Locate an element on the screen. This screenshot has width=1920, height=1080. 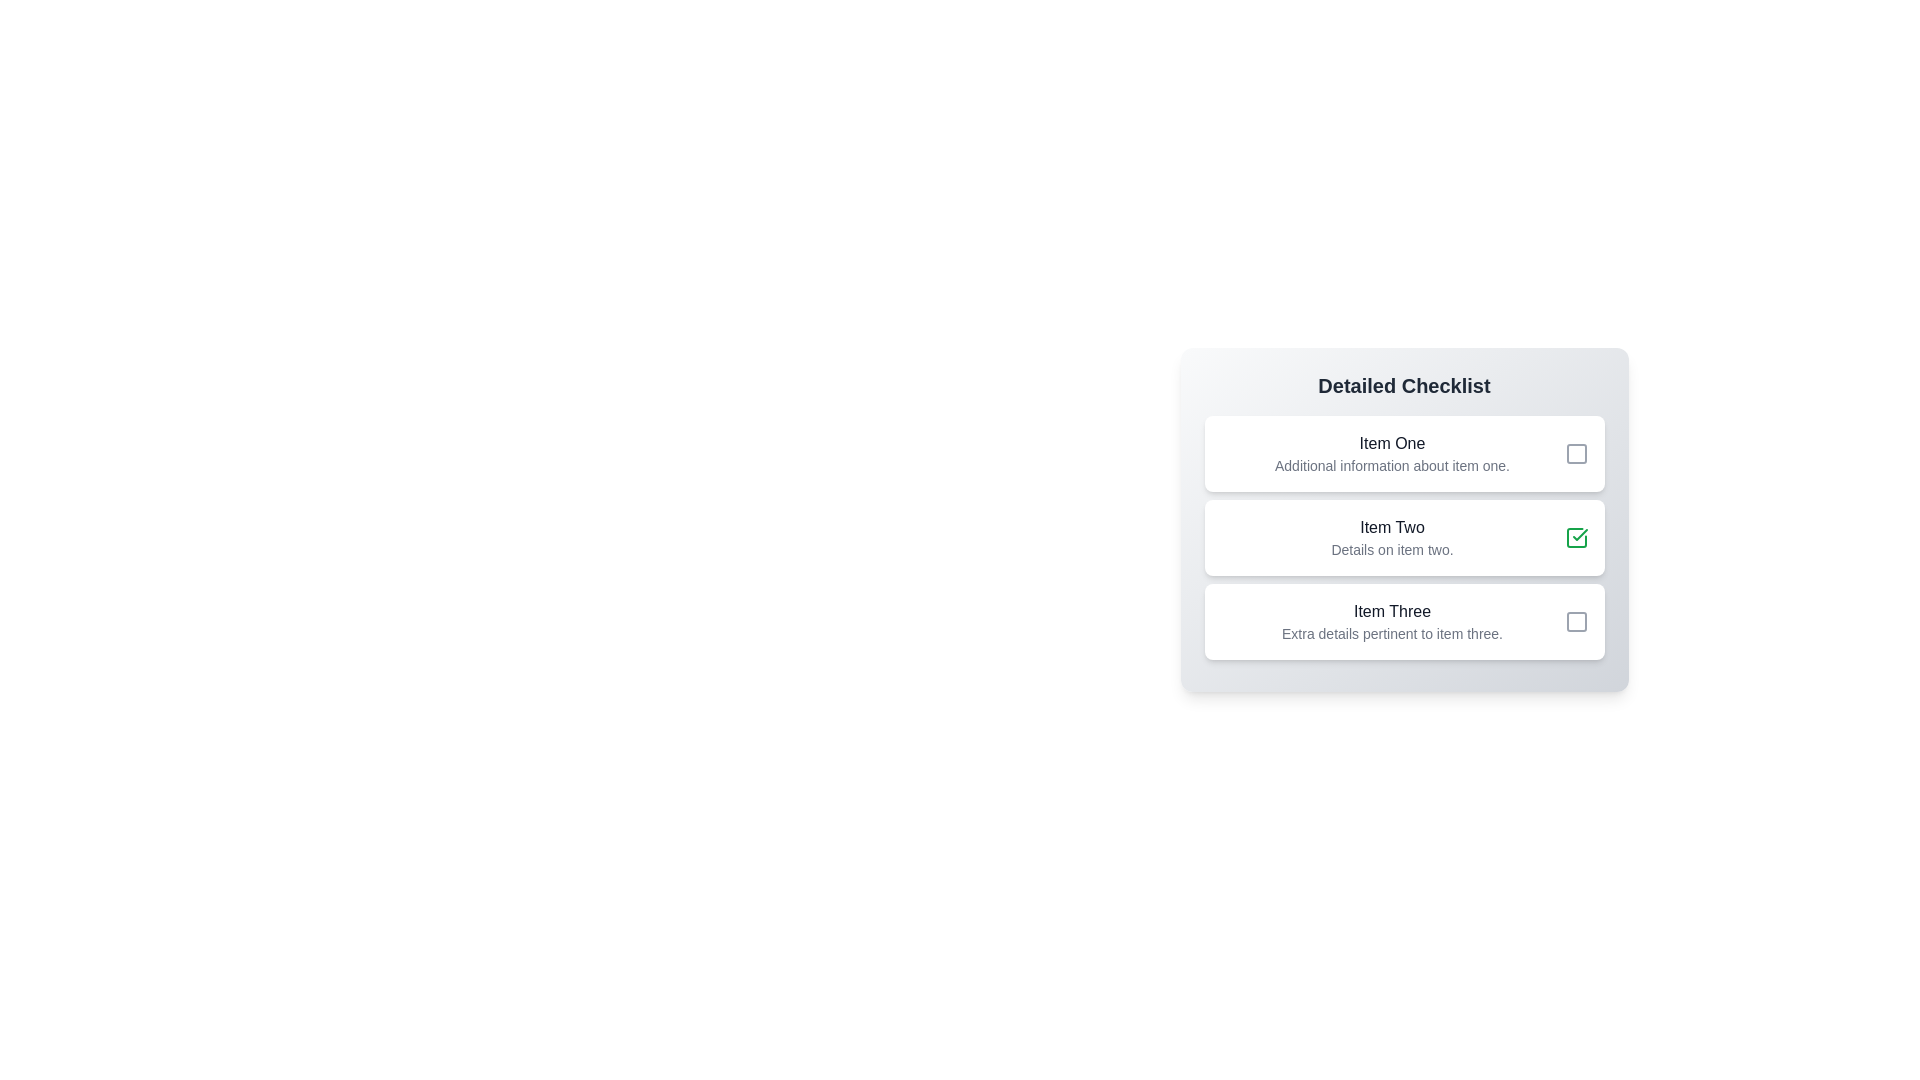
the non-interactive Text Block that describes 'Item Three', located at the bottom of the checklist interface is located at coordinates (1391, 620).